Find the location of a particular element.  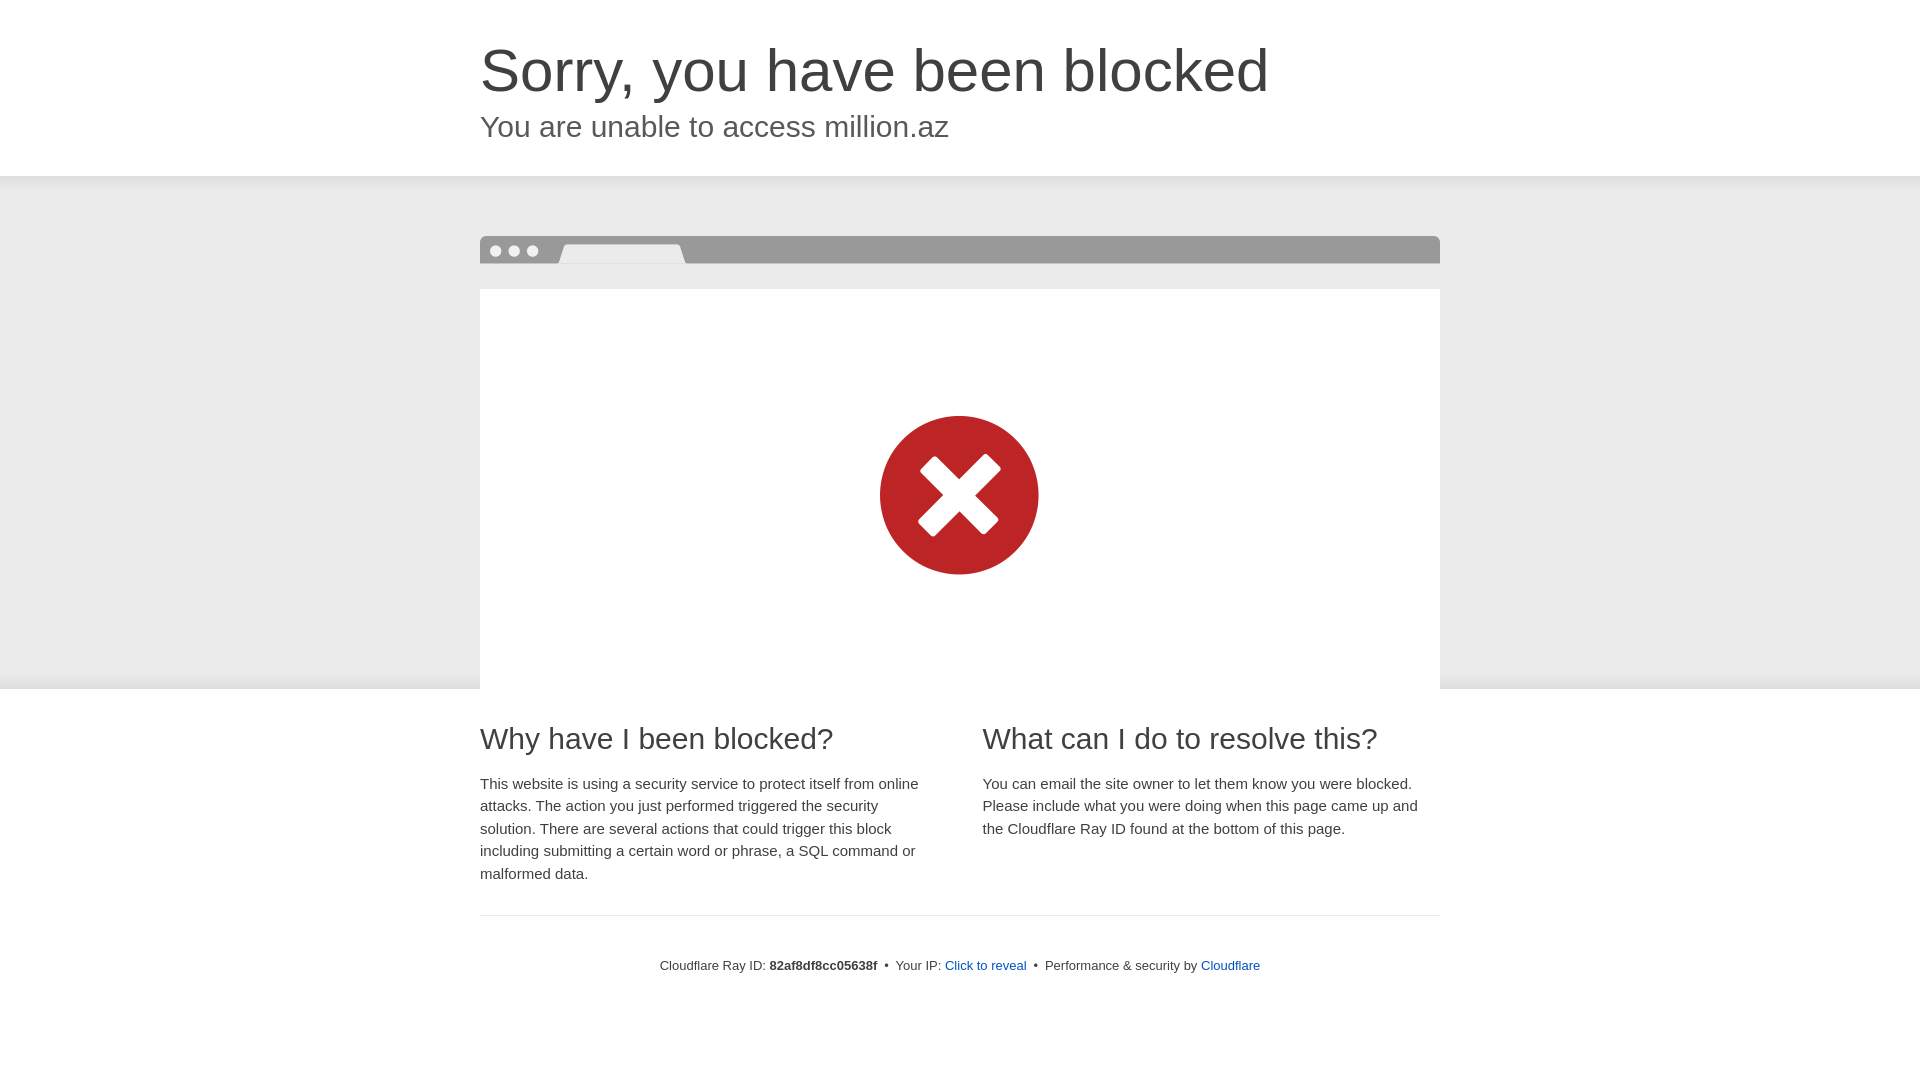

'Click to reveal' is located at coordinates (985, 964).